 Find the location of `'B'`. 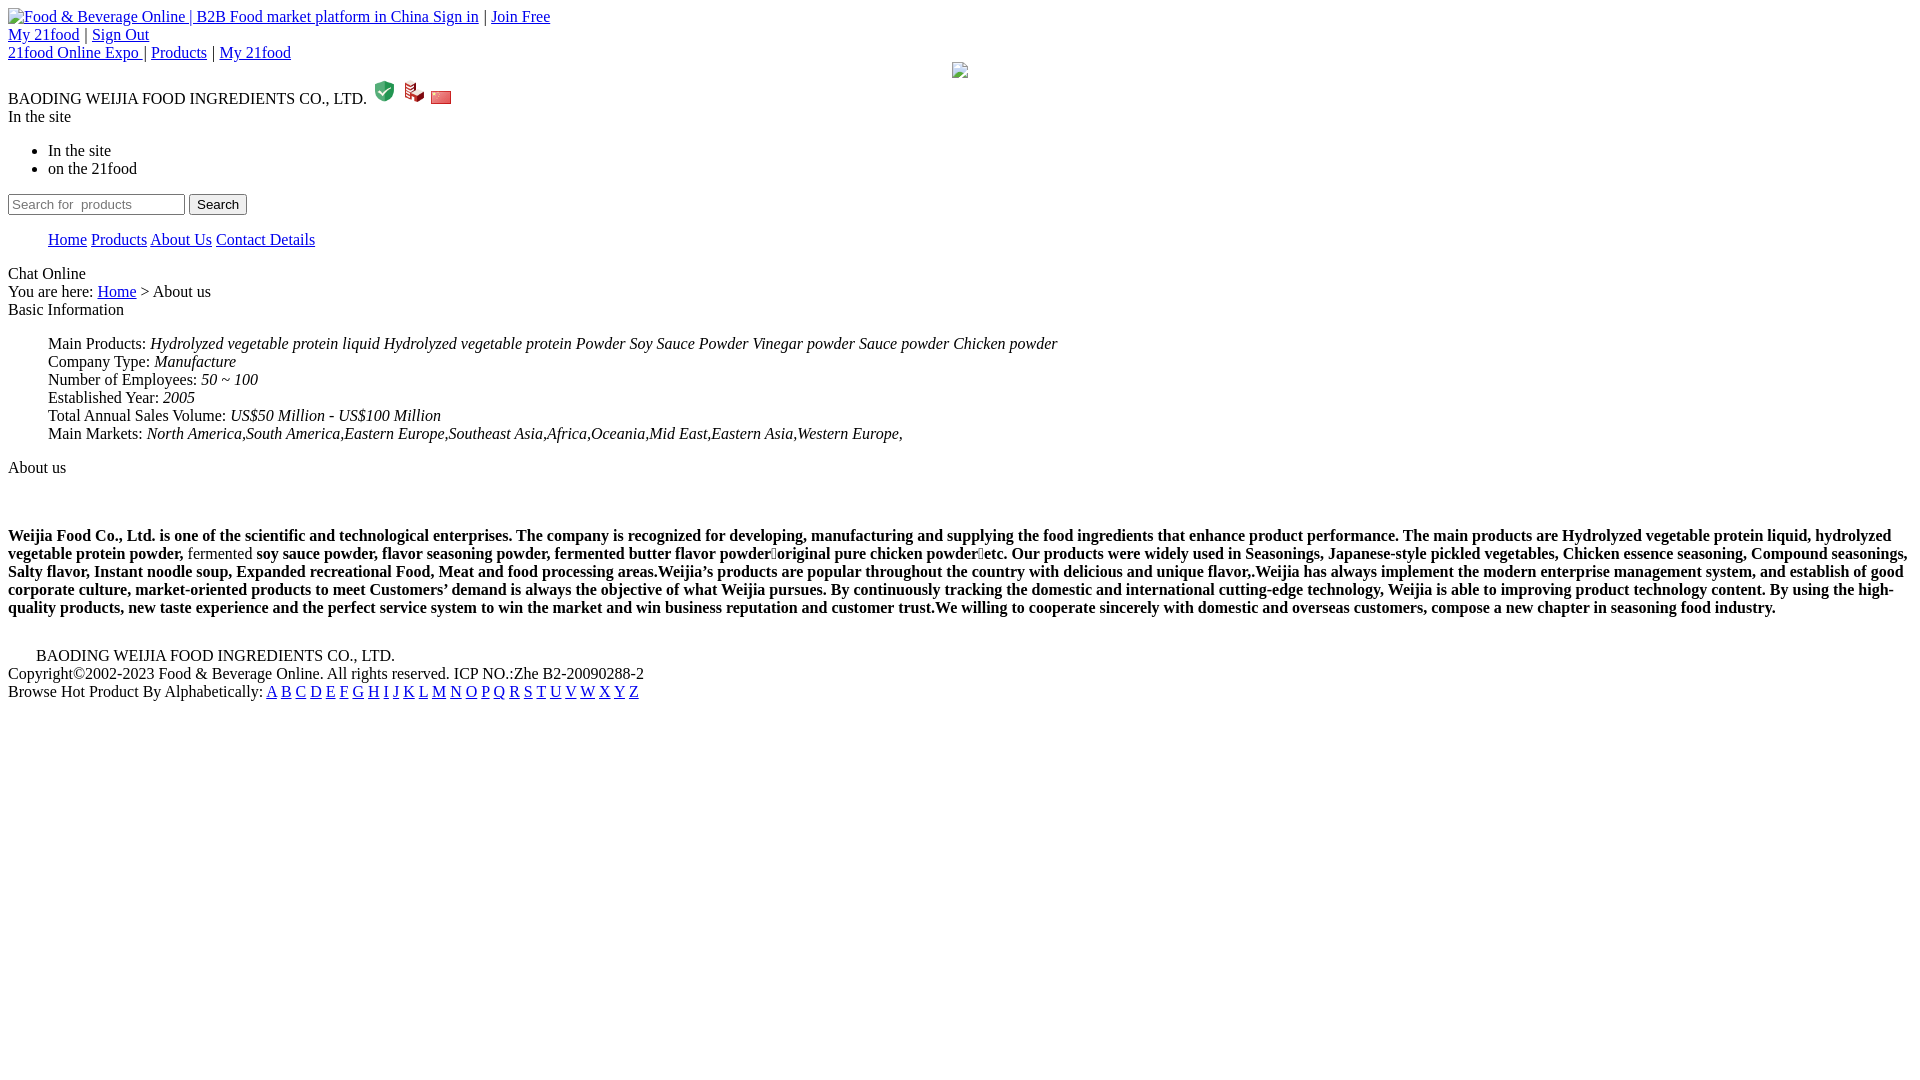

'B' is located at coordinates (280, 690).